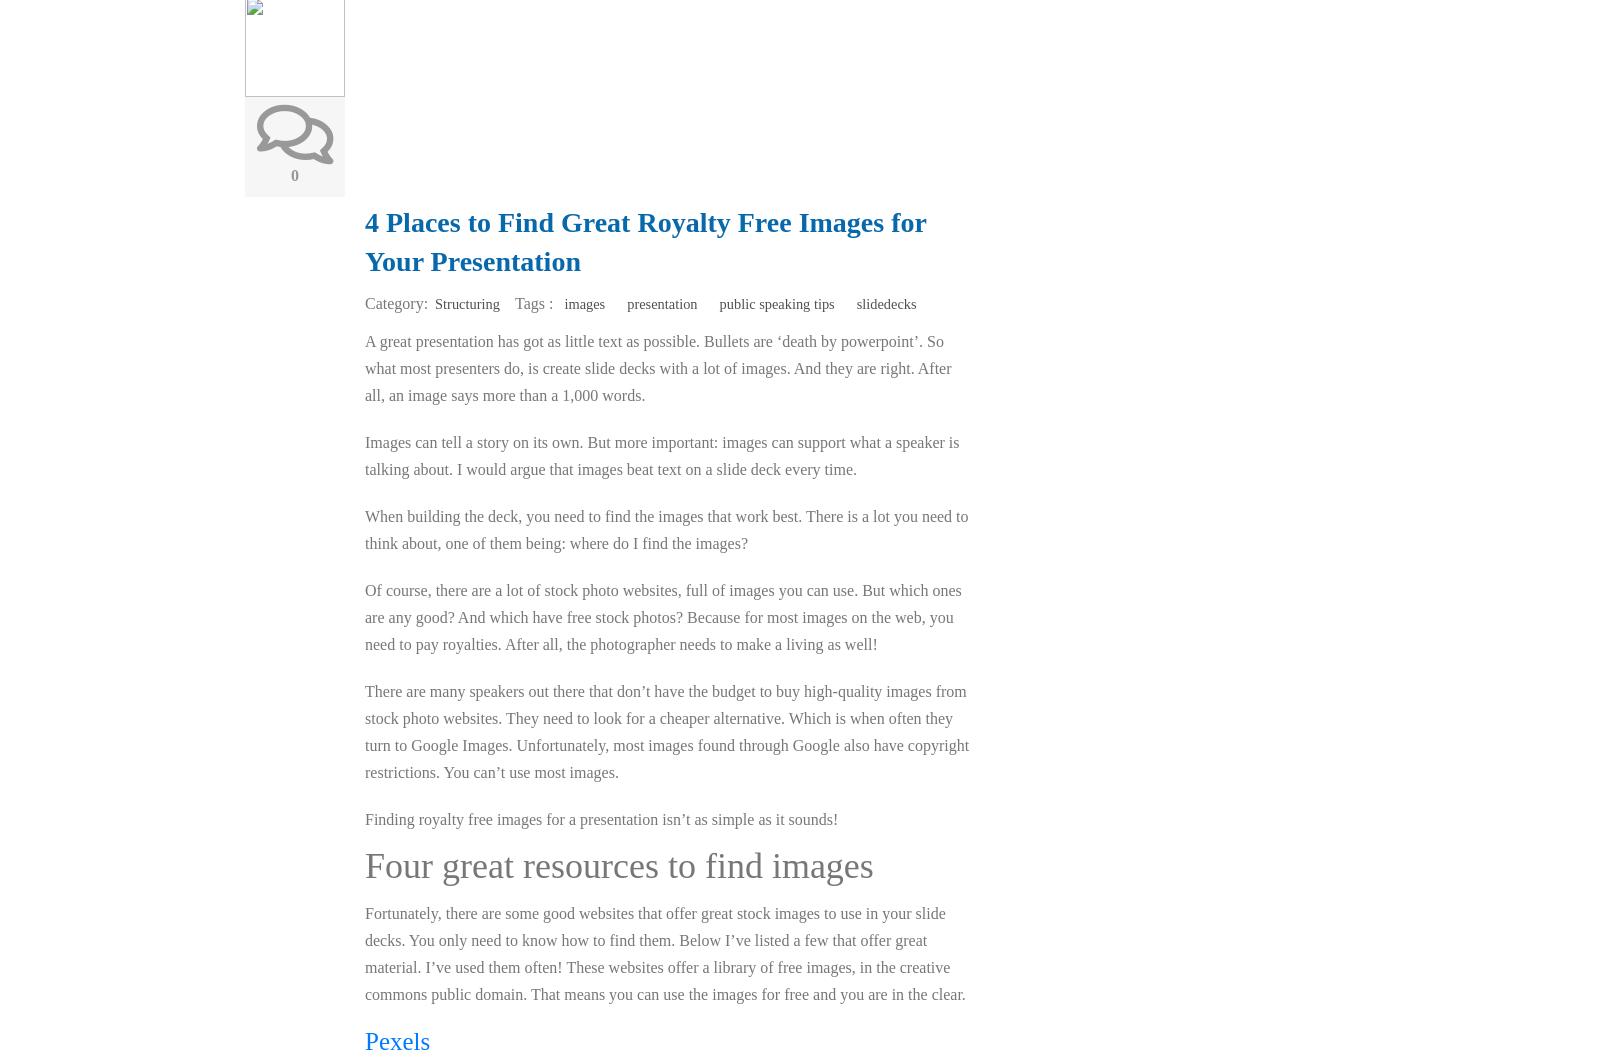 This screenshot has width=1600, height=1062. I want to click on 'Structuring', so click(466, 301).